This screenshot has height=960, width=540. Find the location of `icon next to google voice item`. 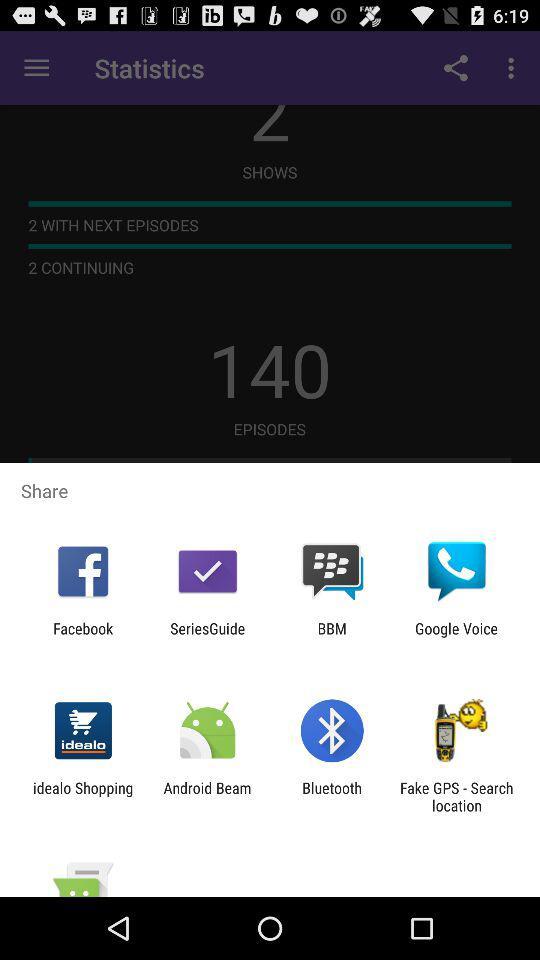

icon next to google voice item is located at coordinates (332, 636).